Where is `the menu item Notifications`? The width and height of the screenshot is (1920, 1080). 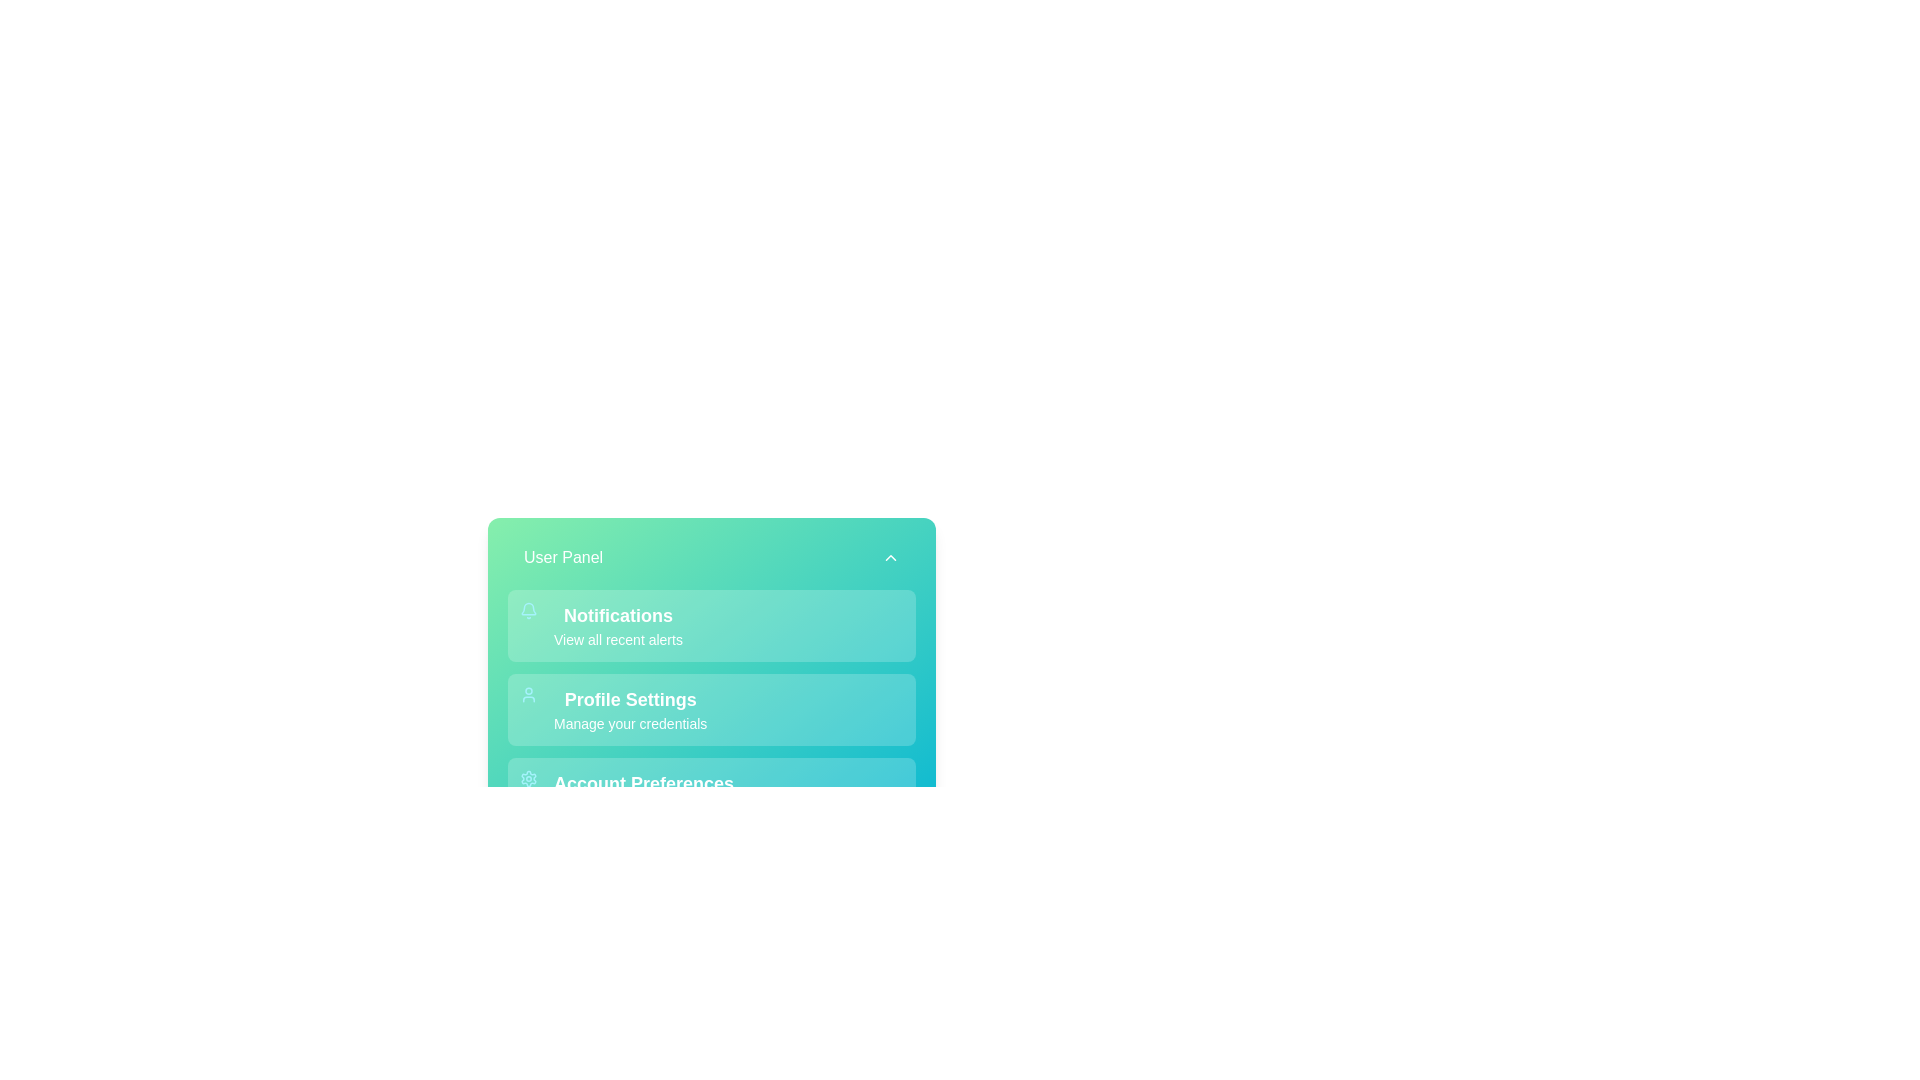
the menu item Notifications is located at coordinates (711, 624).